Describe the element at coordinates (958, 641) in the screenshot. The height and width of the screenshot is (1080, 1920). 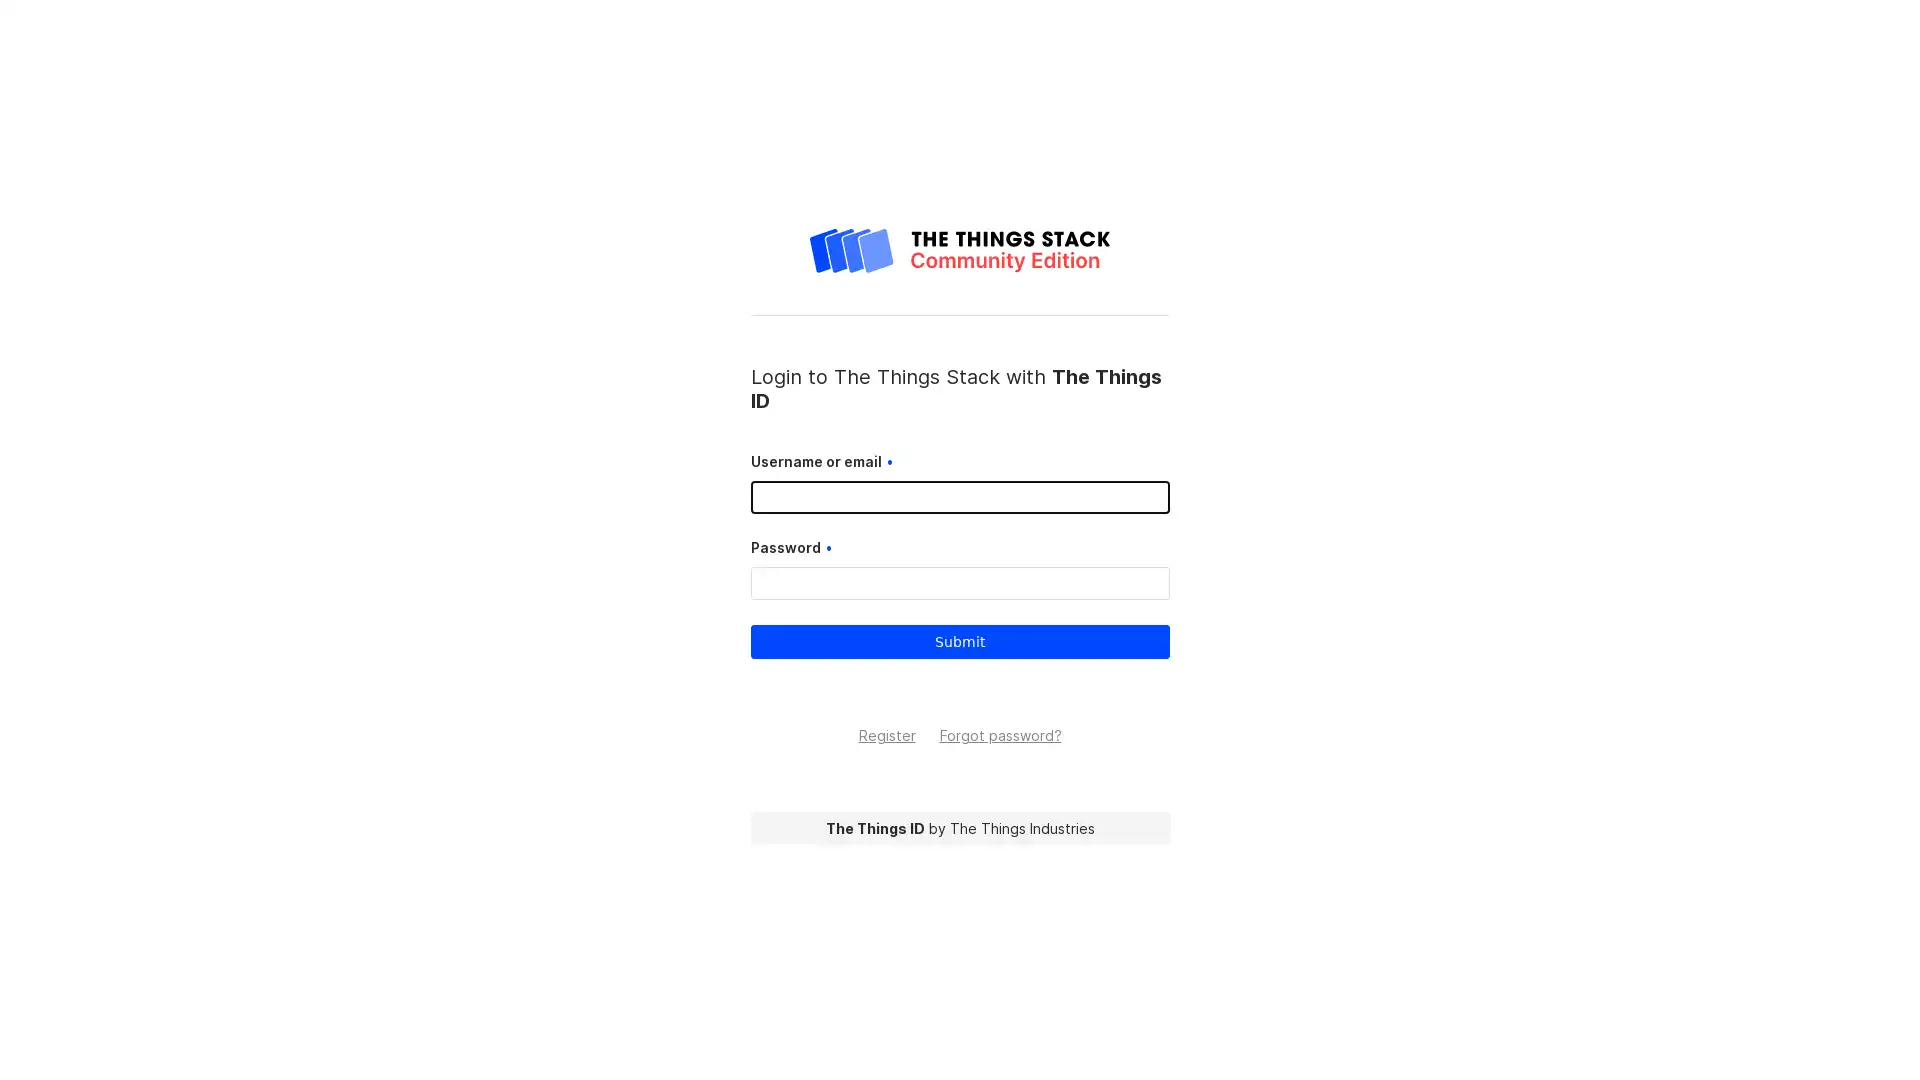
I see `Submit` at that location.